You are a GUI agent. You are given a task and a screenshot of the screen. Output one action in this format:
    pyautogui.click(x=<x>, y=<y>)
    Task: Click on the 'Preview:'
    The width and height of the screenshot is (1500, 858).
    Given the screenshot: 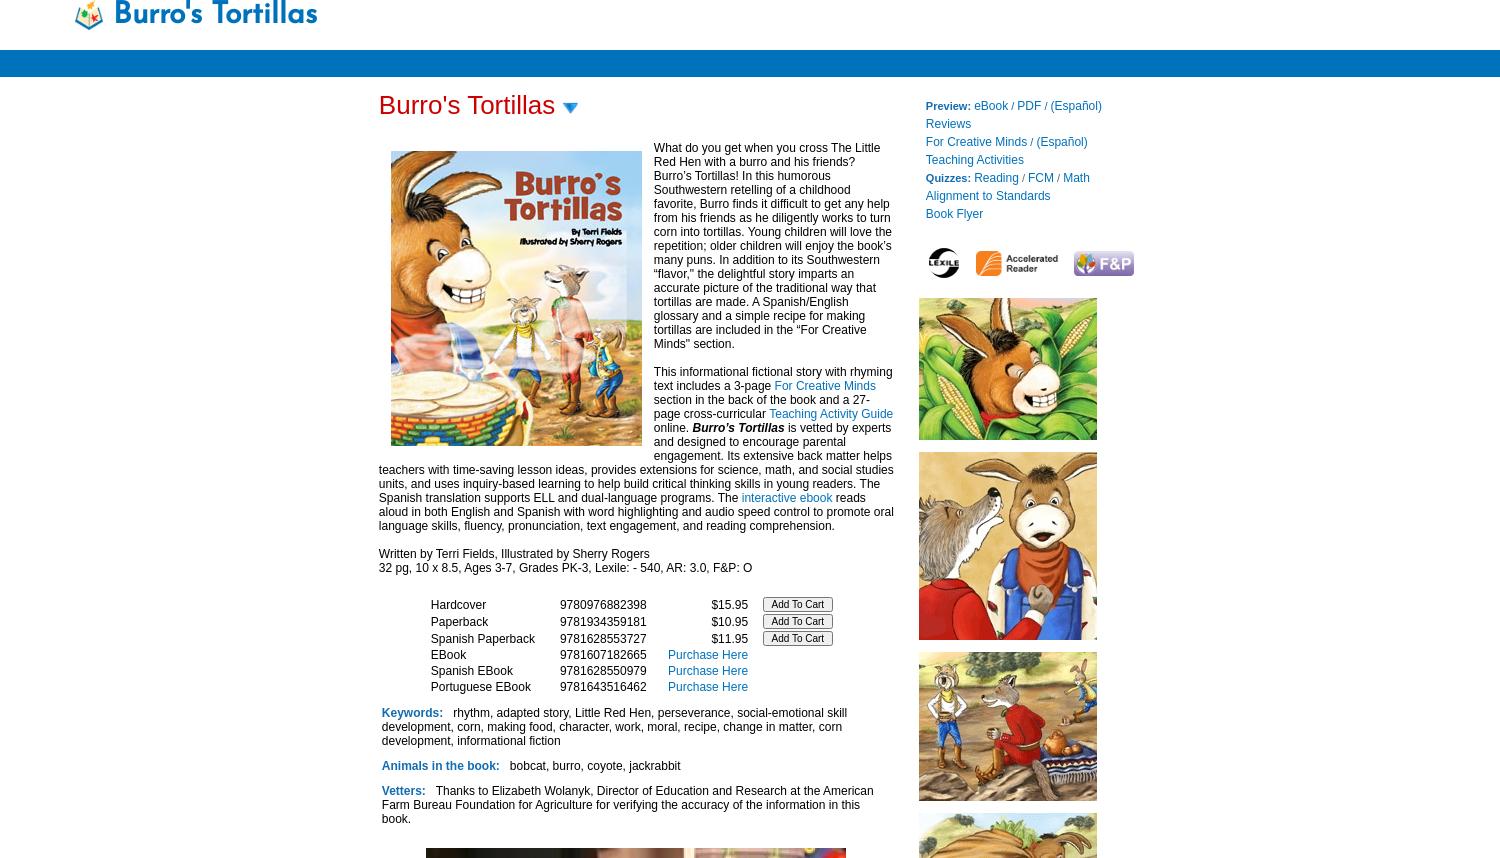 What is the action you would take?
    pyautogui.click(x=947, y=105)
    